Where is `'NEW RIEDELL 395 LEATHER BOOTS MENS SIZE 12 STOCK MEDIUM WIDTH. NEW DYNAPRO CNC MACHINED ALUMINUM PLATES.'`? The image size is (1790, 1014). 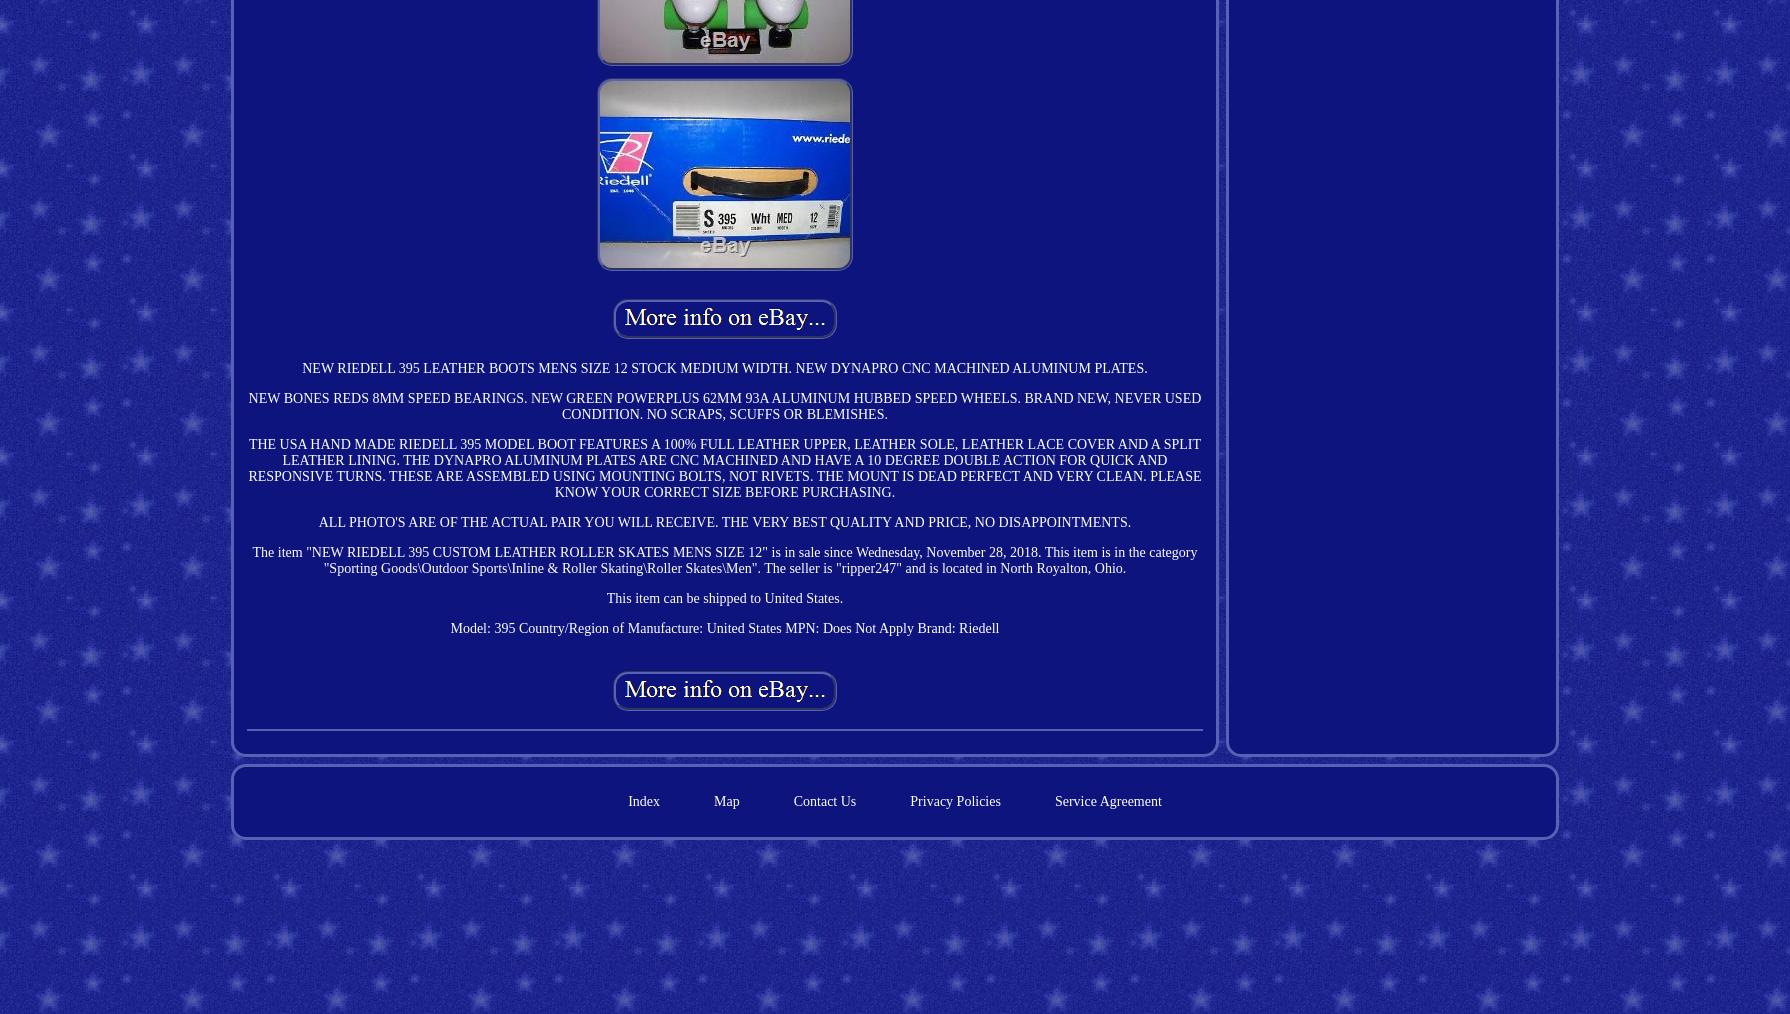
'NEW RIEDELL 395 LEATHER BOOTS MENS SIZE 12 STOCK MEDIUM WIDTH. NEW DYNAPRO CNC MACHINED ALUMINUM PLATES.' is located at coordinates (723, 366).